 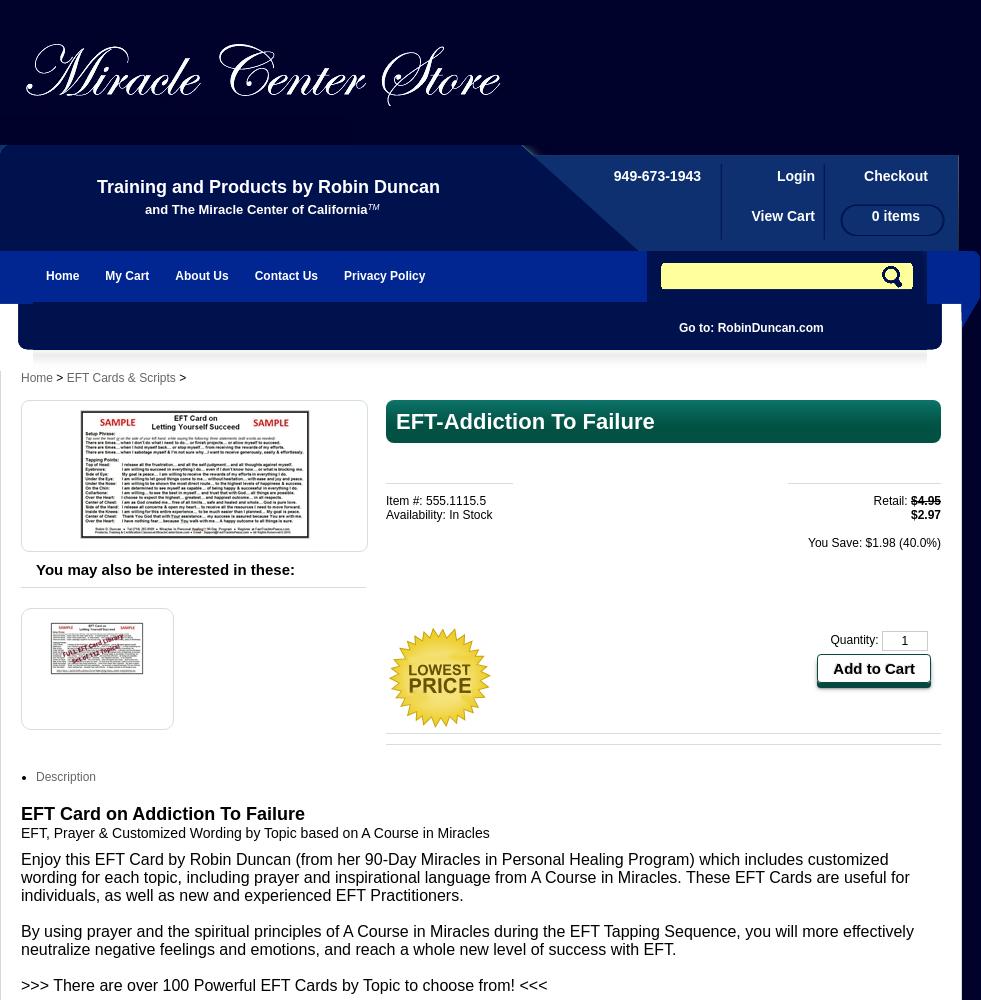 What do you see at coordinates (696, 327) in the screenshot?
I see `'Go to:'` at bounding box center [696, 327].